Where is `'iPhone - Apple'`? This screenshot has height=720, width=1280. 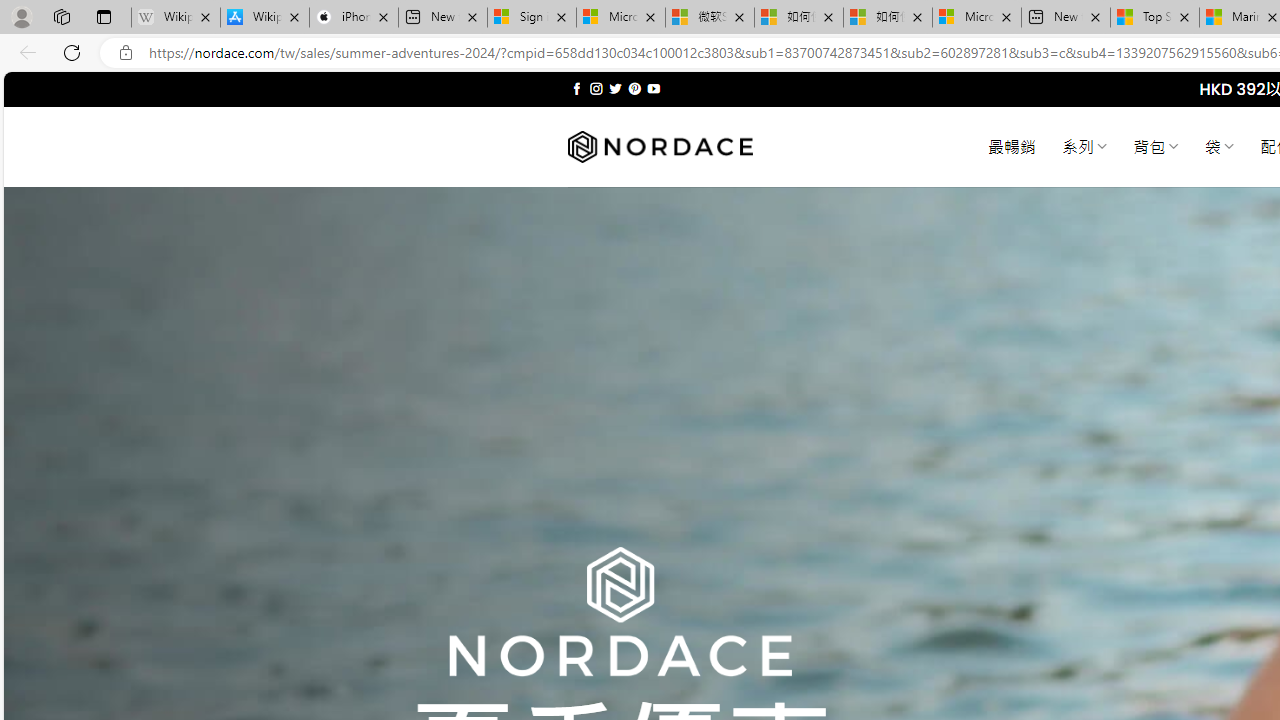 'iPhone - Apple' is located at coordinates (353, 17).